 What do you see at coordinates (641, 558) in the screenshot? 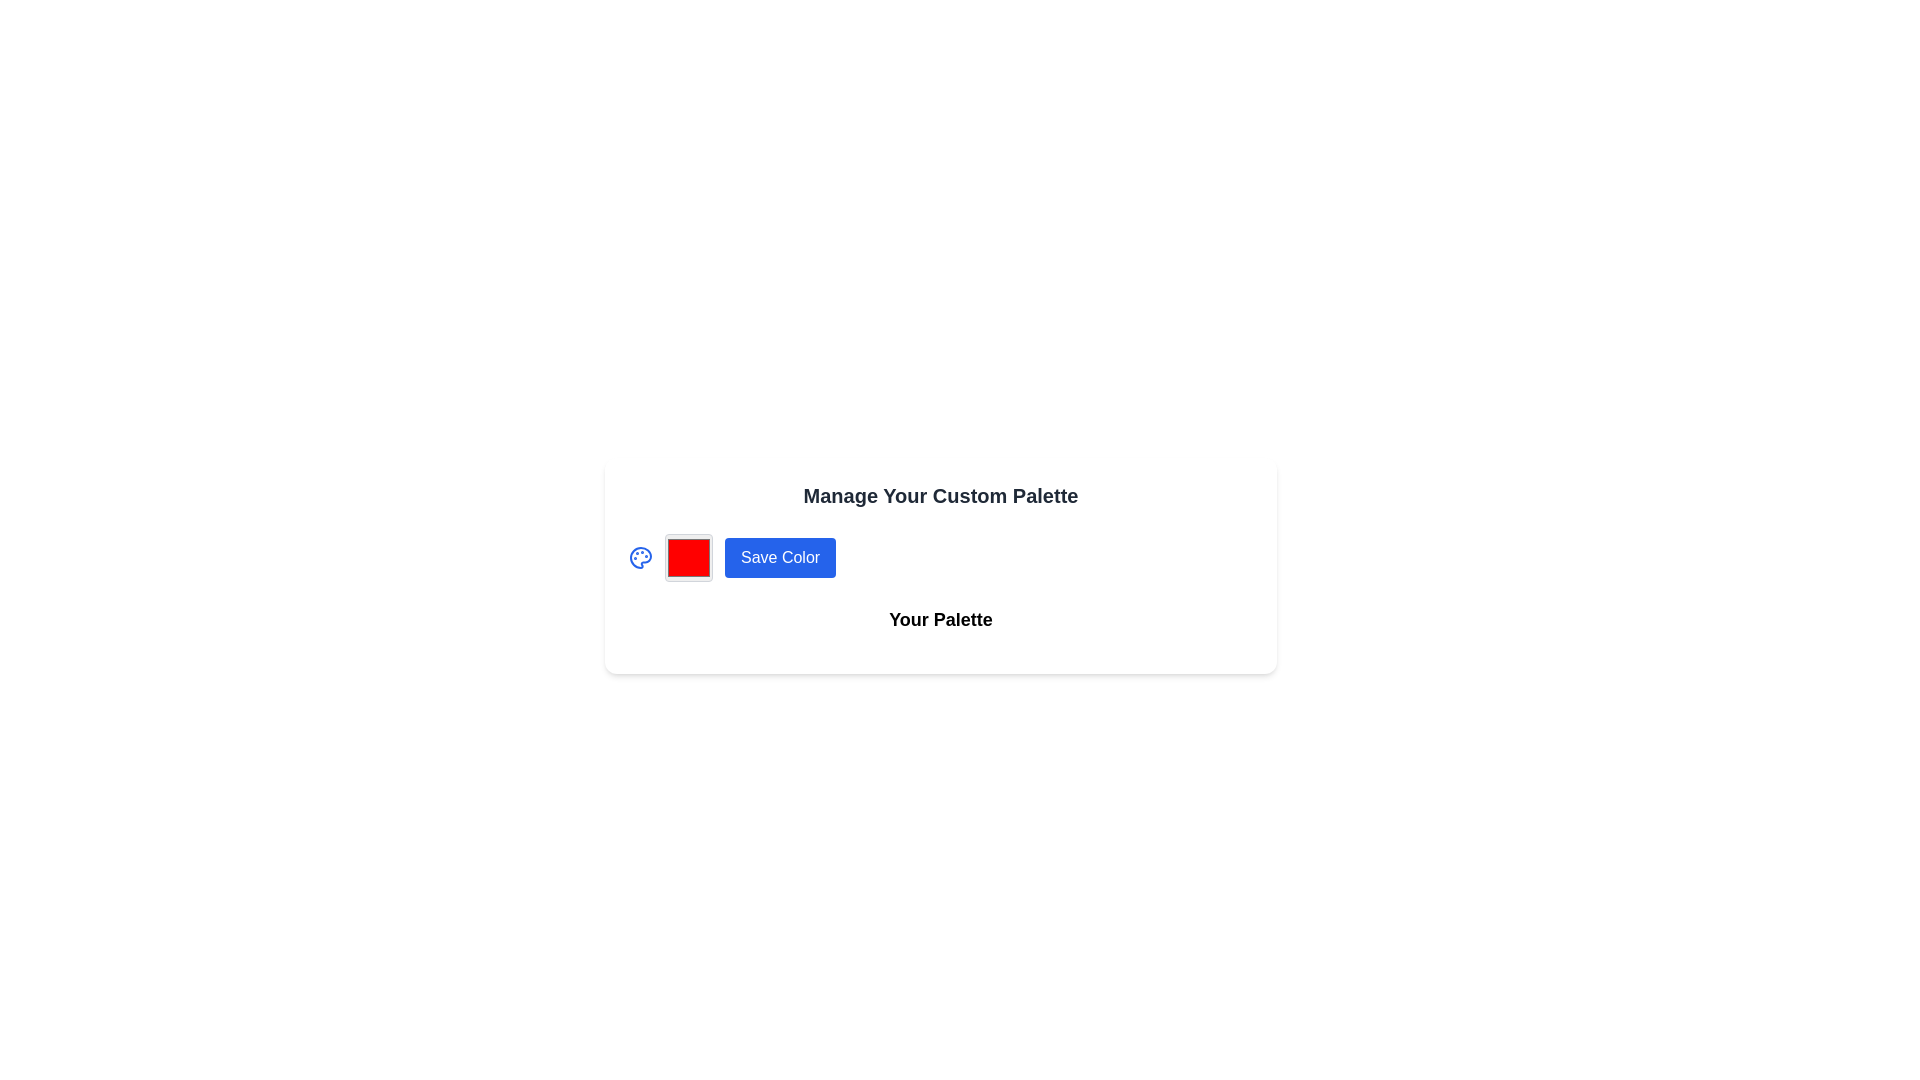
I see `the paint palette icon, which features a soft rounded shape with color accents and is located near the top-left corner of the control section, adjacent to a red square and above the 'Save Color' button` at bounding box center [641, 558].